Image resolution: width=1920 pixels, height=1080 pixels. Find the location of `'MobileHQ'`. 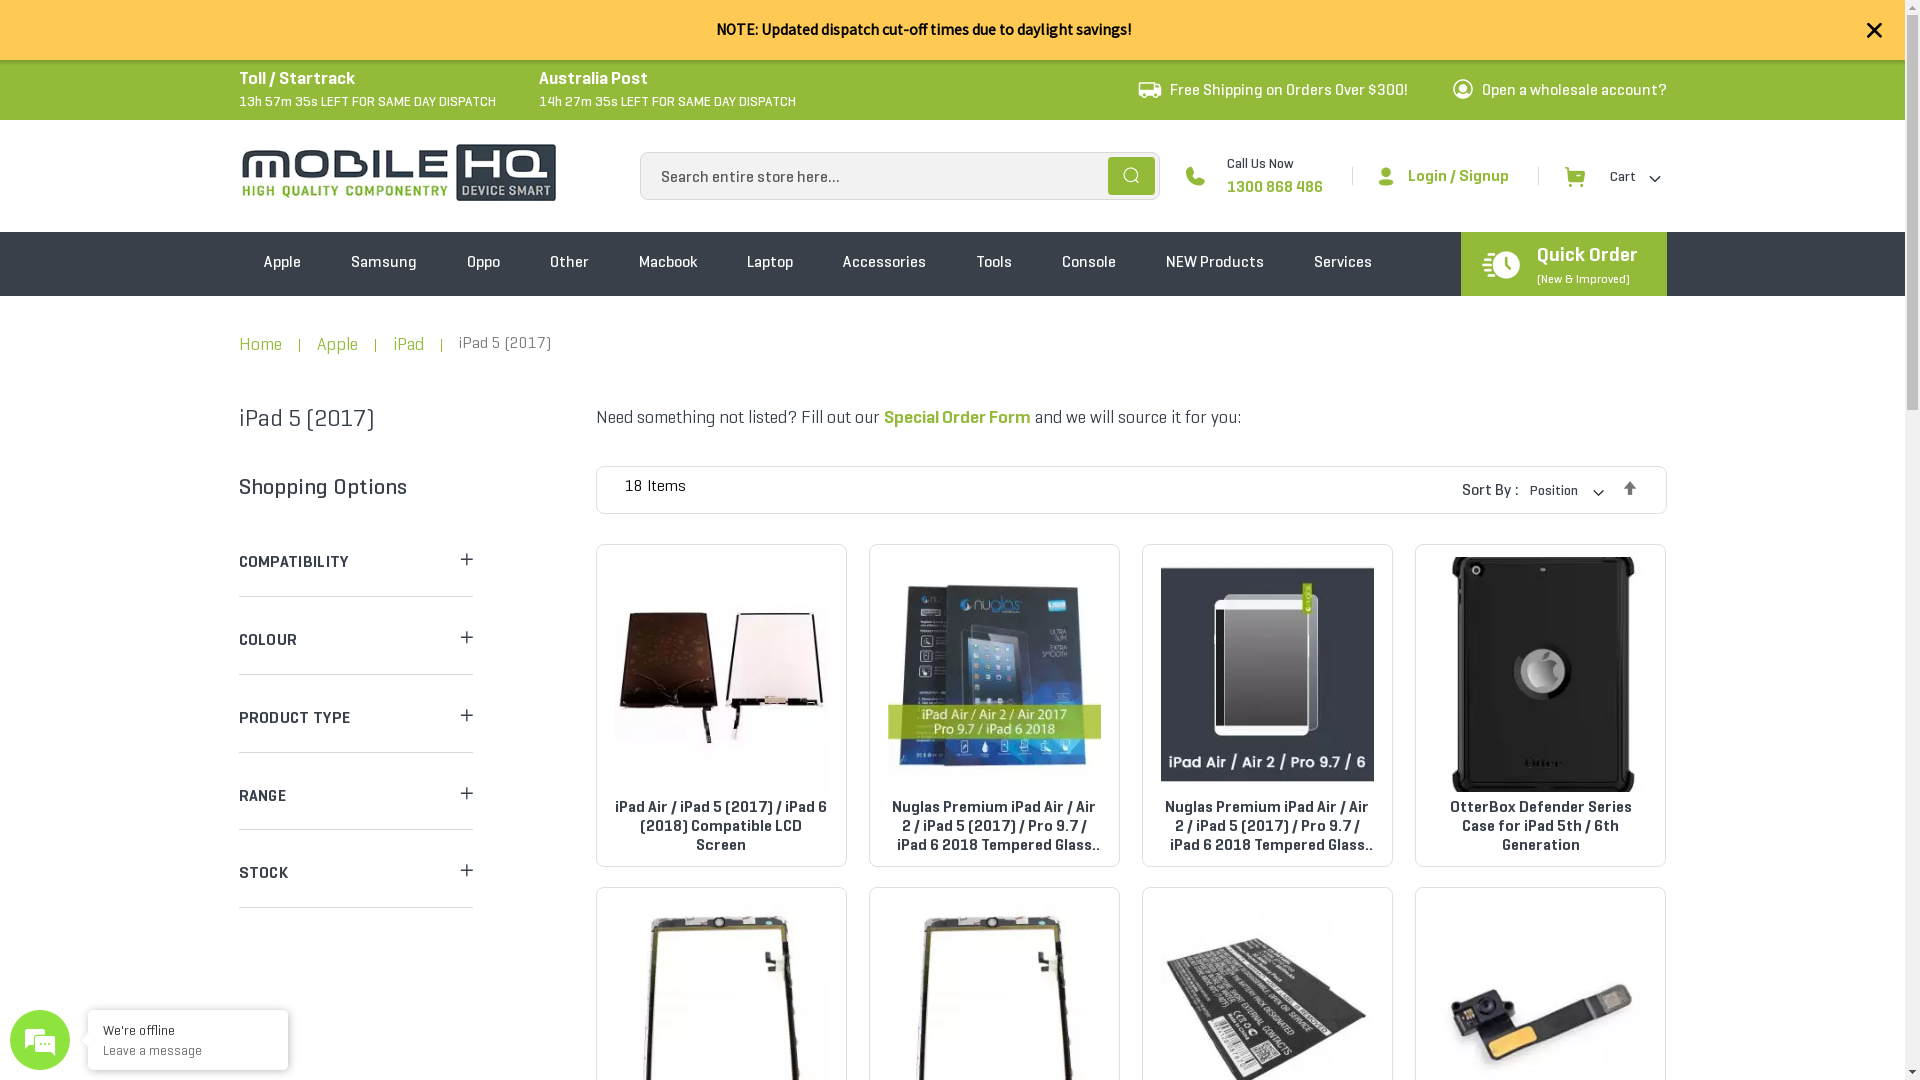

'MobileHQ' is located at coordinates (398, 175).